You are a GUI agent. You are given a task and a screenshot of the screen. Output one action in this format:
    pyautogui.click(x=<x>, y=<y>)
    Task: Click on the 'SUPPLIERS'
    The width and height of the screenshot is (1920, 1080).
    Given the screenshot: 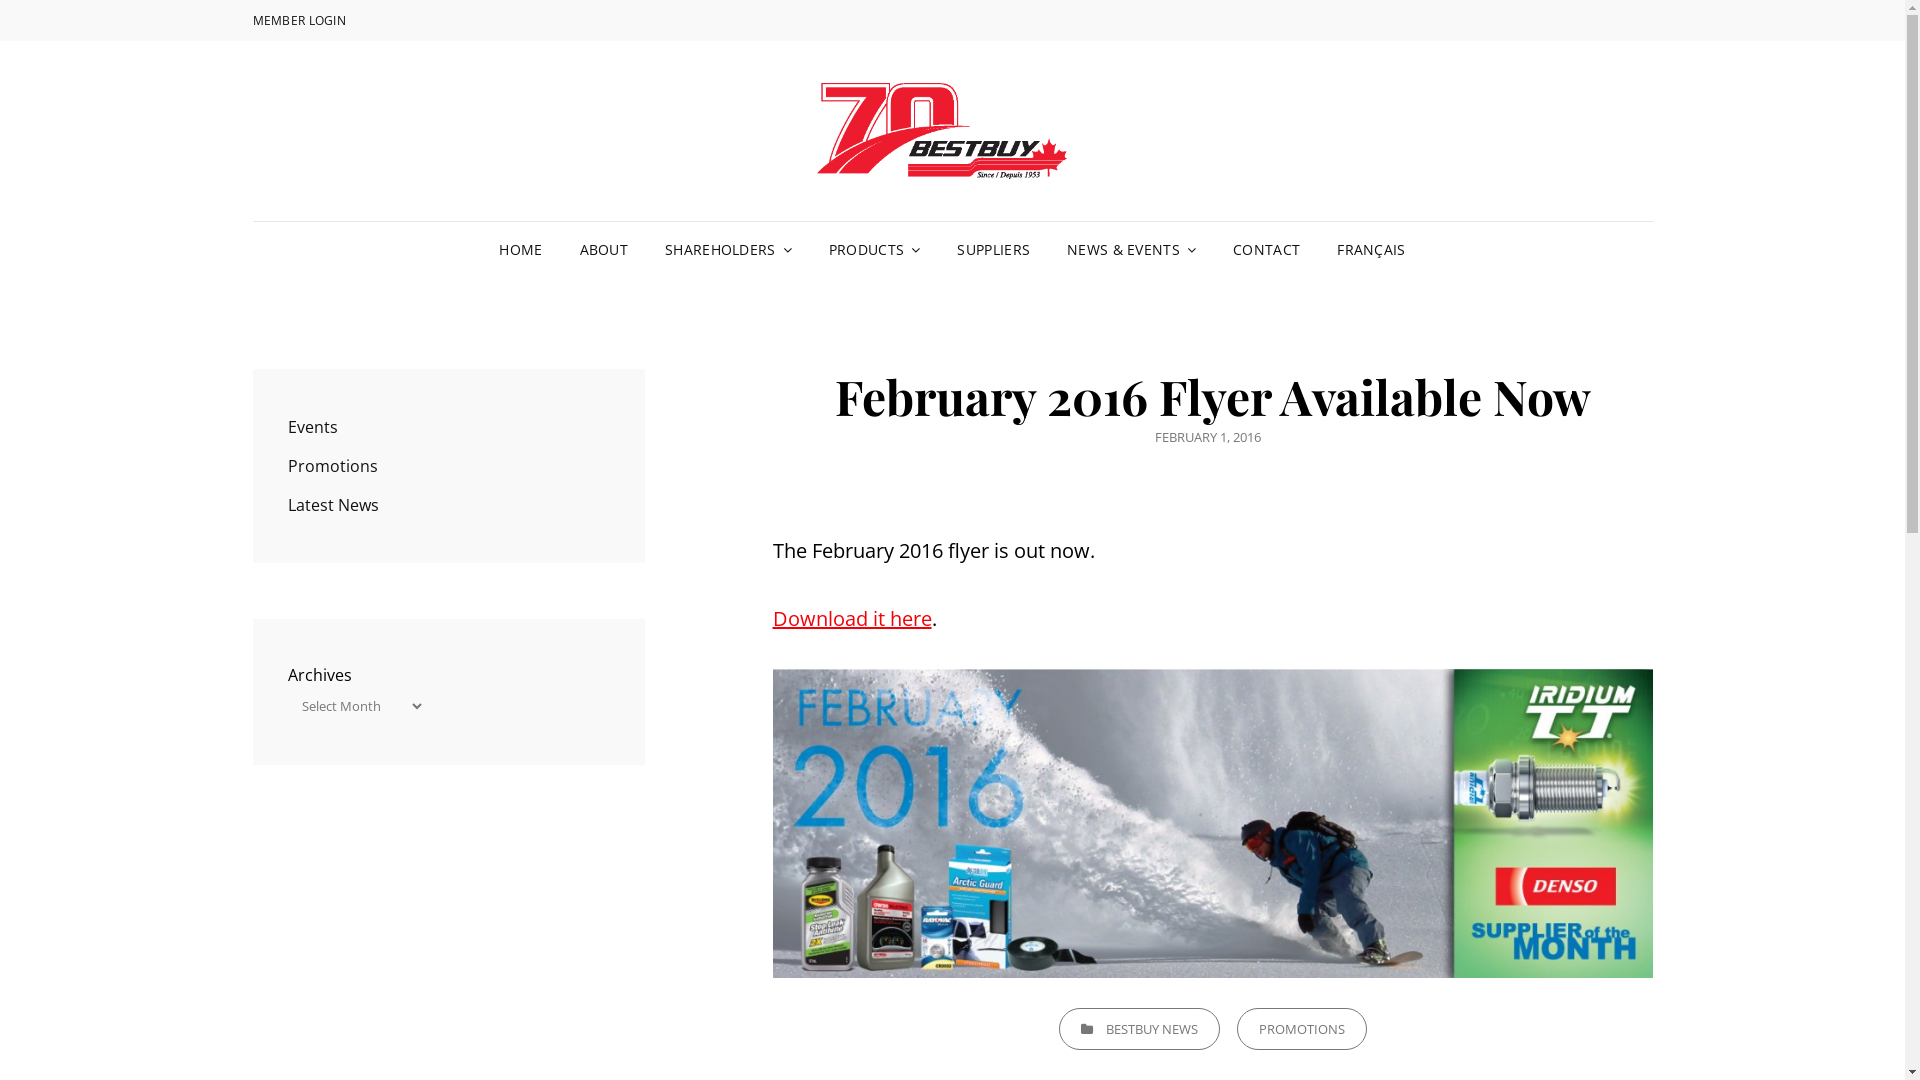 What is the action you would take?
    pyautogui.click(x=993, y=249)
    